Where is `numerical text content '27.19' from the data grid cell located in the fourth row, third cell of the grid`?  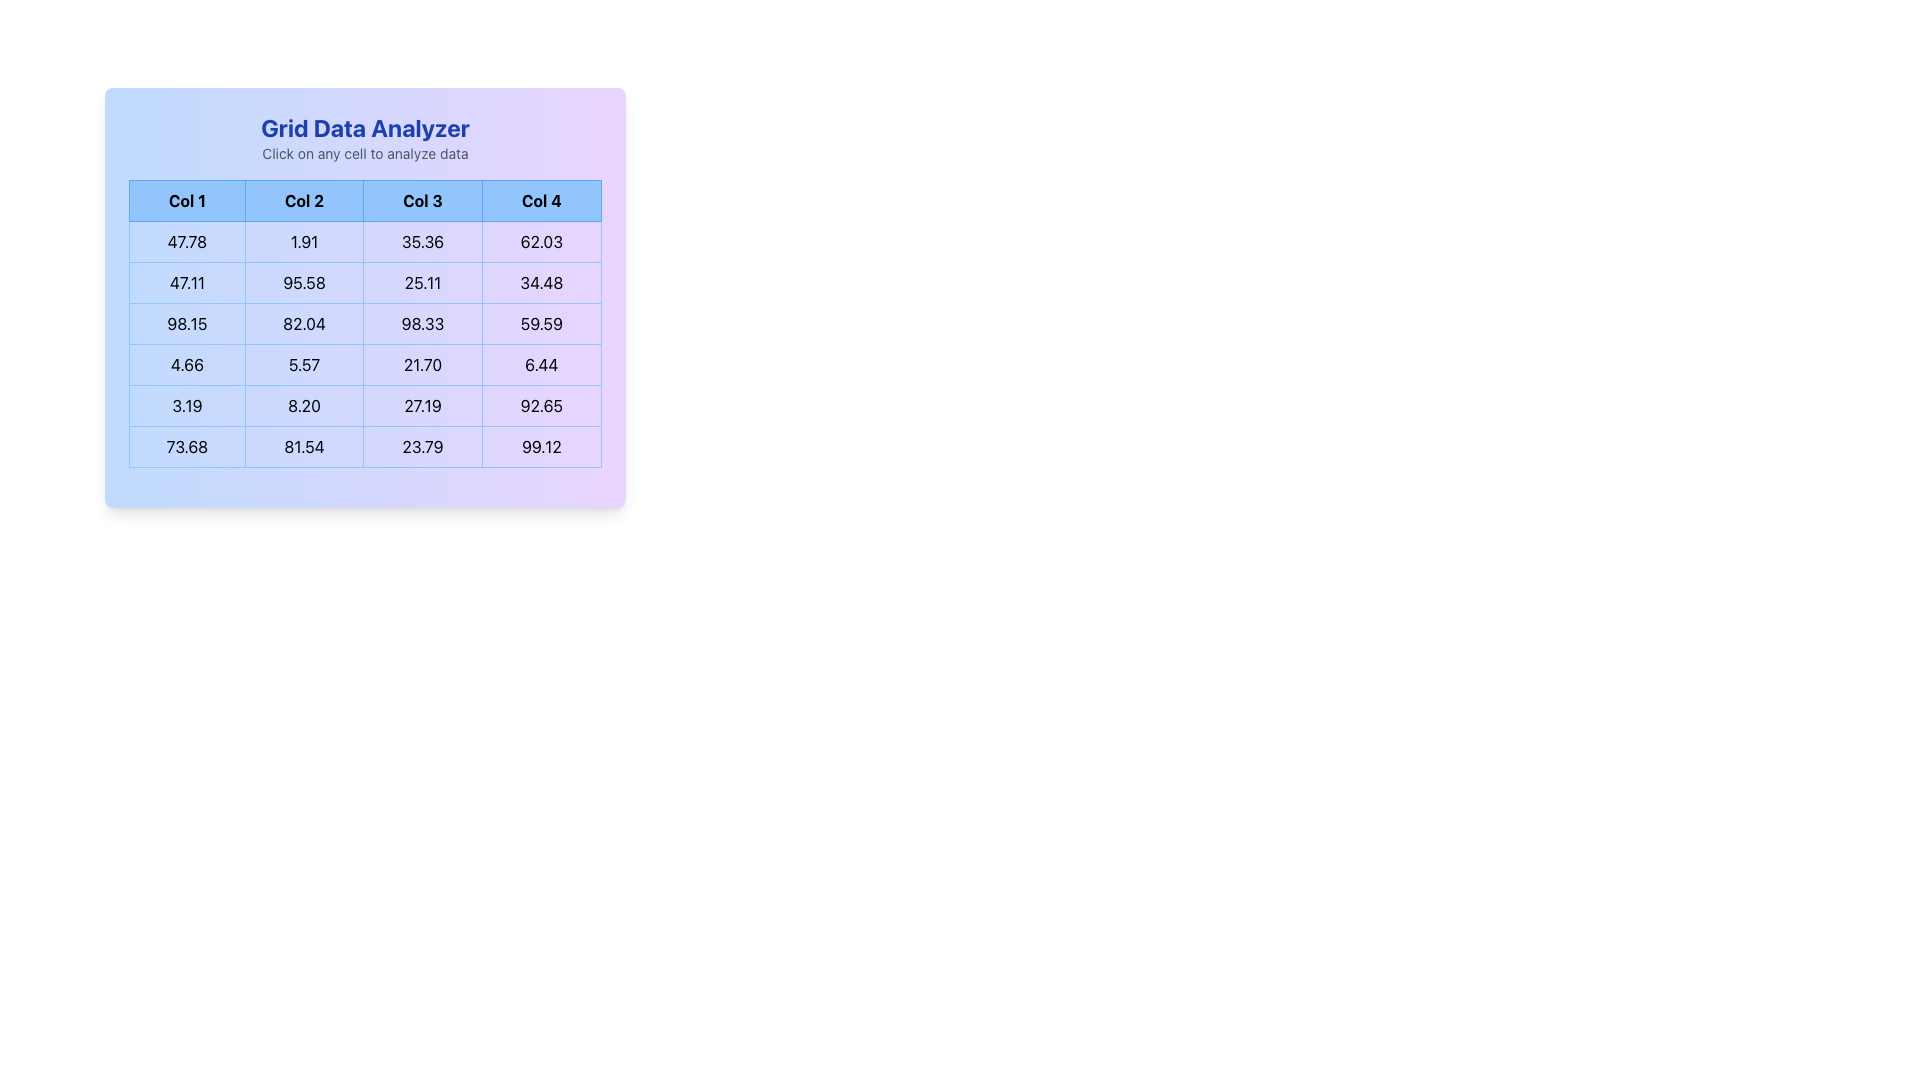
numerical text content '27.19' from the data grid cell located in the fourth row, third cell of the grid is located at coordinates (421, 405).